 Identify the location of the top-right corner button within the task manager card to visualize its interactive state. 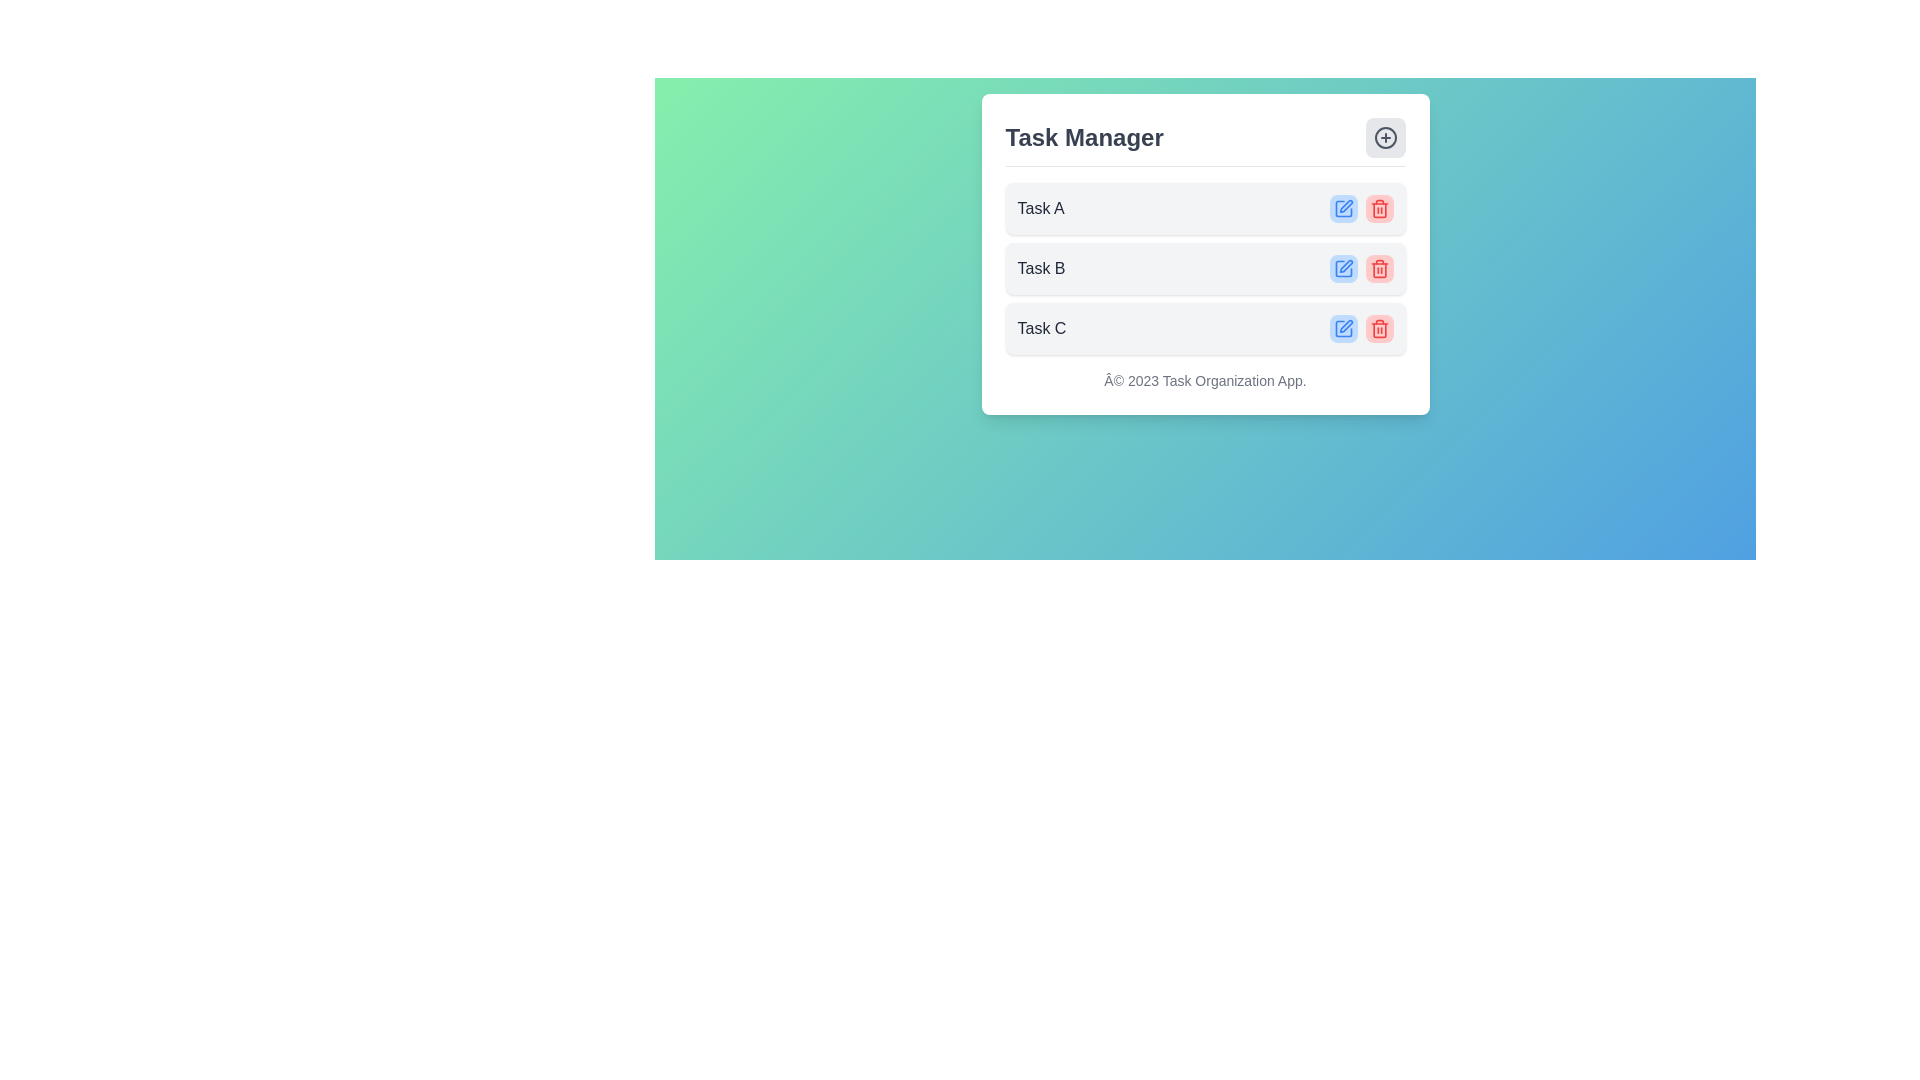
(1384, 137).